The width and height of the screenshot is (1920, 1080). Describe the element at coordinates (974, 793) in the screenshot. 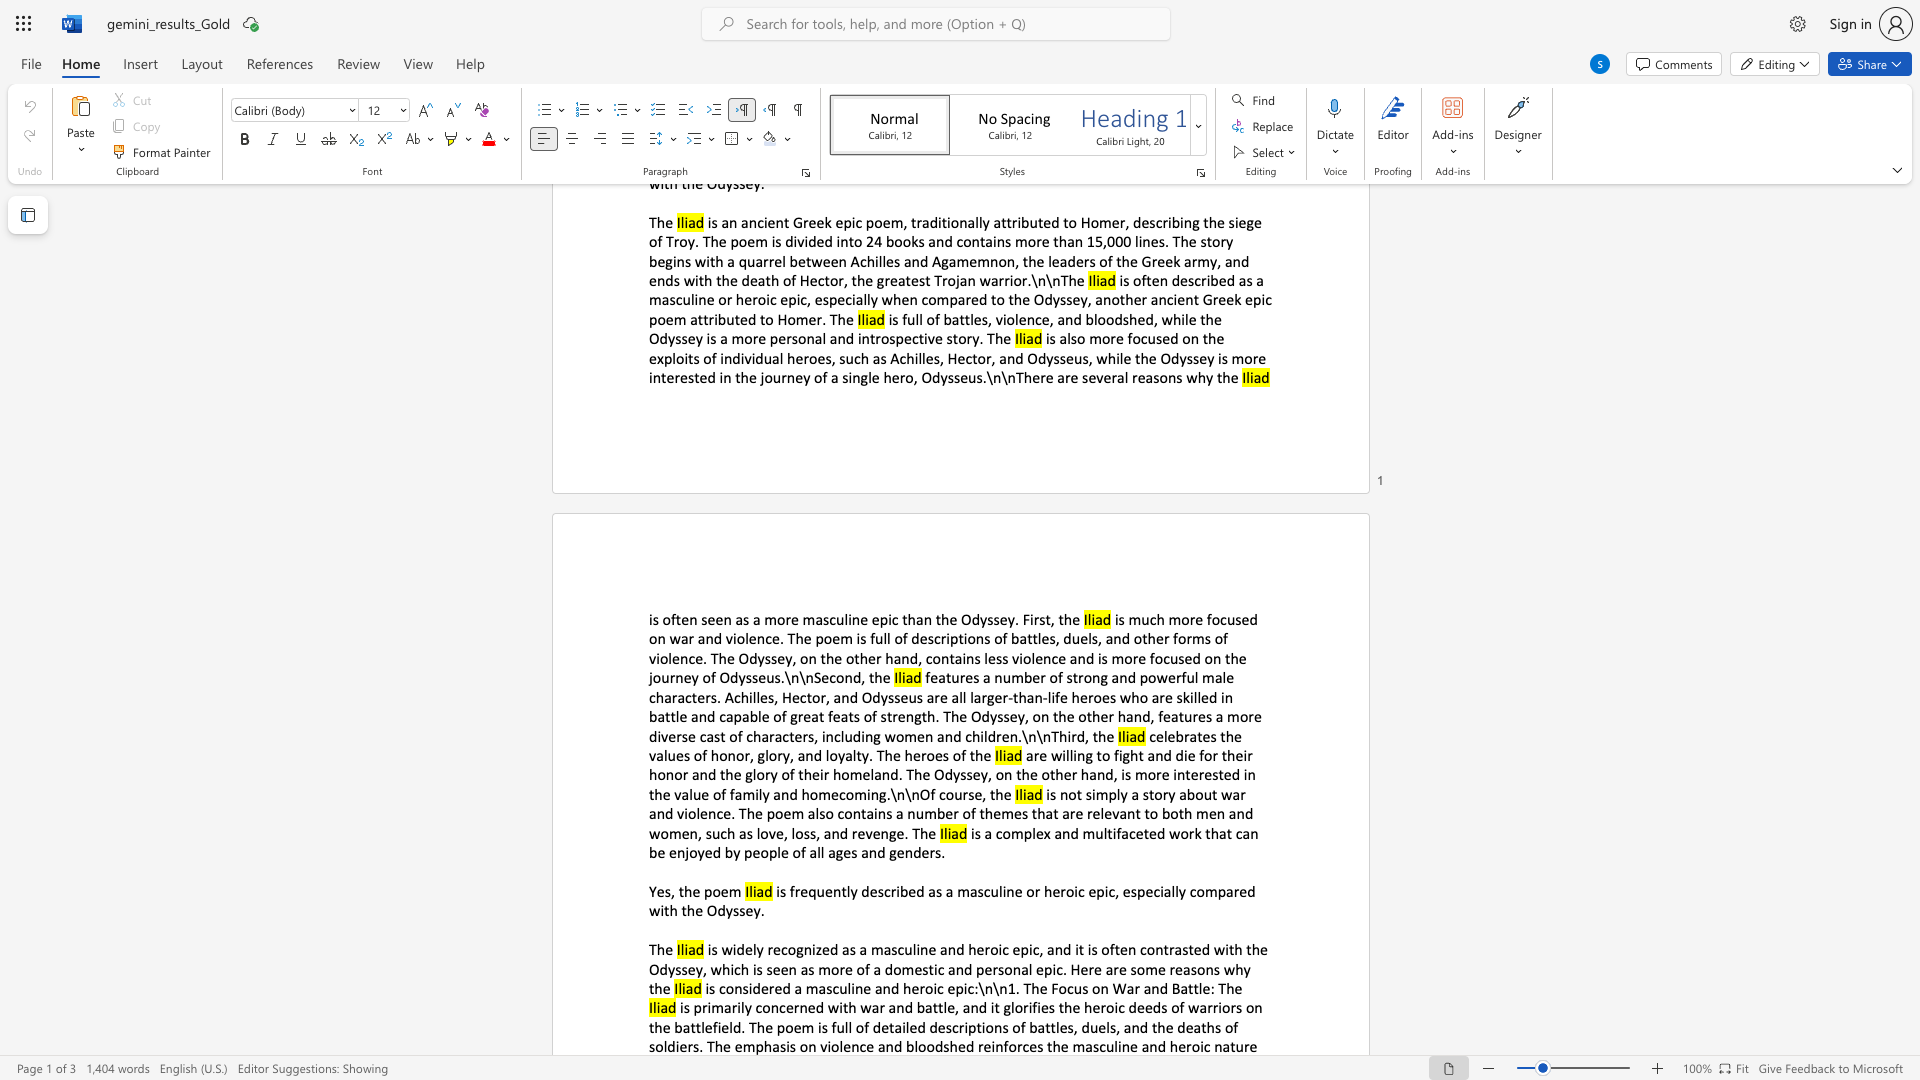

I see `the subset text "e, t" within the text "are willing to fight and die for their honor and the glory of their homeland. The Odyssey, on the other hand, is more interested in the value of family and homecoming.\n\nOf course, the"` at that location.